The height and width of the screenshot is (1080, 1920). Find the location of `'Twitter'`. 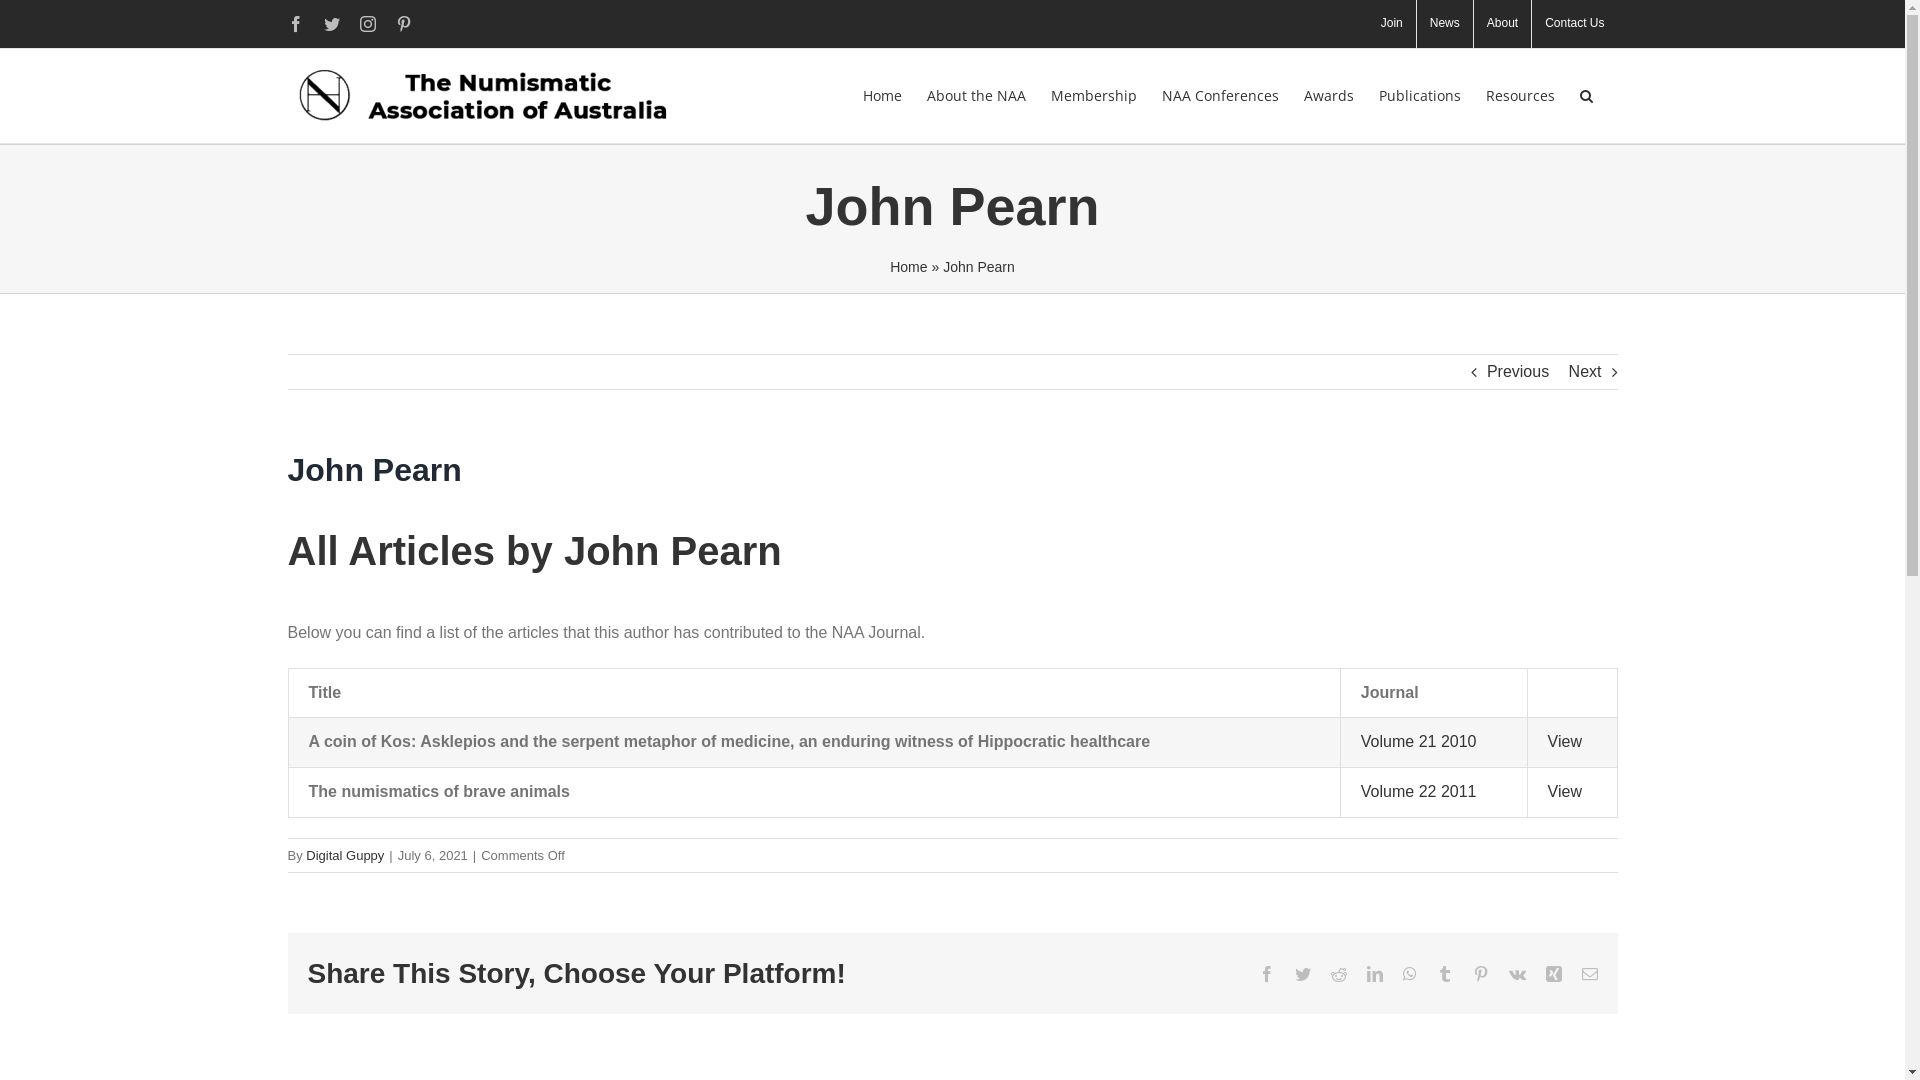

'Twitter' is located at coordinates (1301, 973).